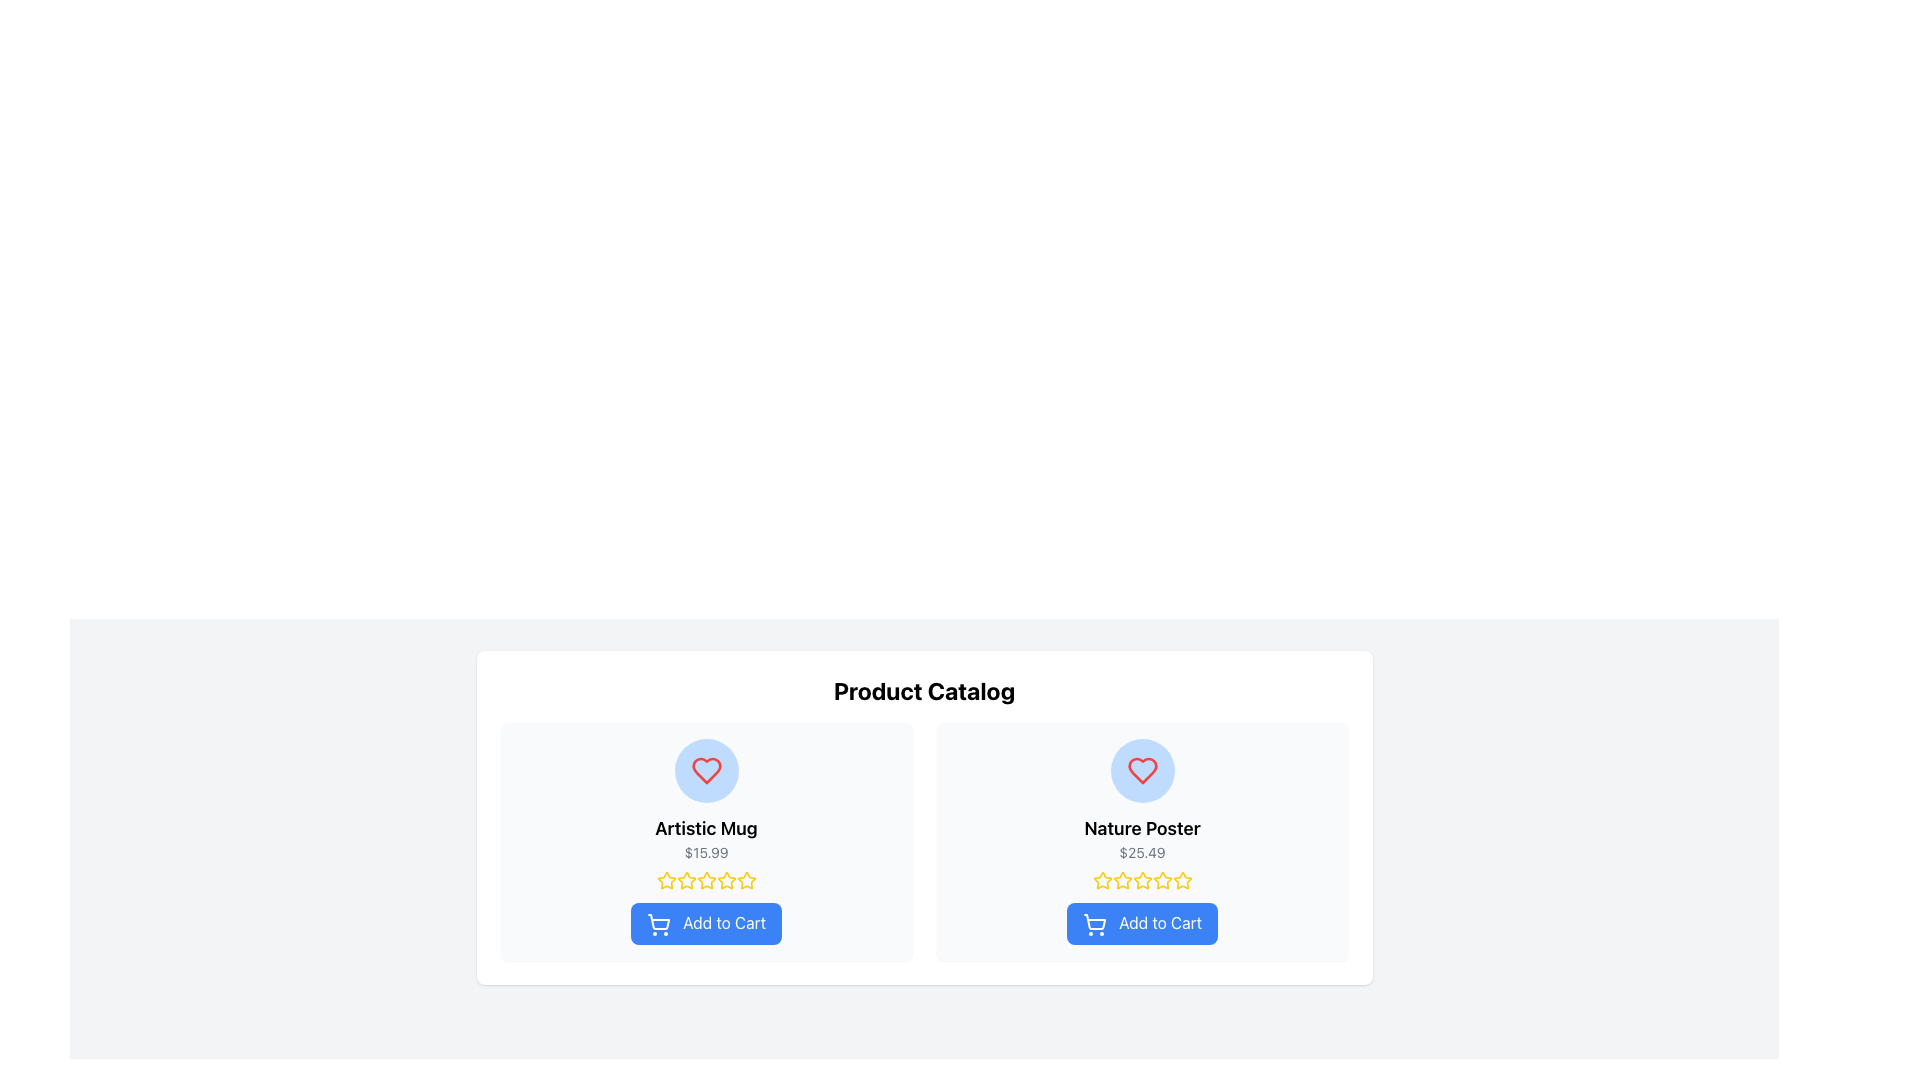 The width and height of the screenshot is (1920, 1080). Describe the element at coordinates (706, 923) in the screenshot. I see `the 'Add to Cart' button with a blue background and white text, located at the lower section of the 'Artistic Mug' product card, to trigger visual feedback` at that location.